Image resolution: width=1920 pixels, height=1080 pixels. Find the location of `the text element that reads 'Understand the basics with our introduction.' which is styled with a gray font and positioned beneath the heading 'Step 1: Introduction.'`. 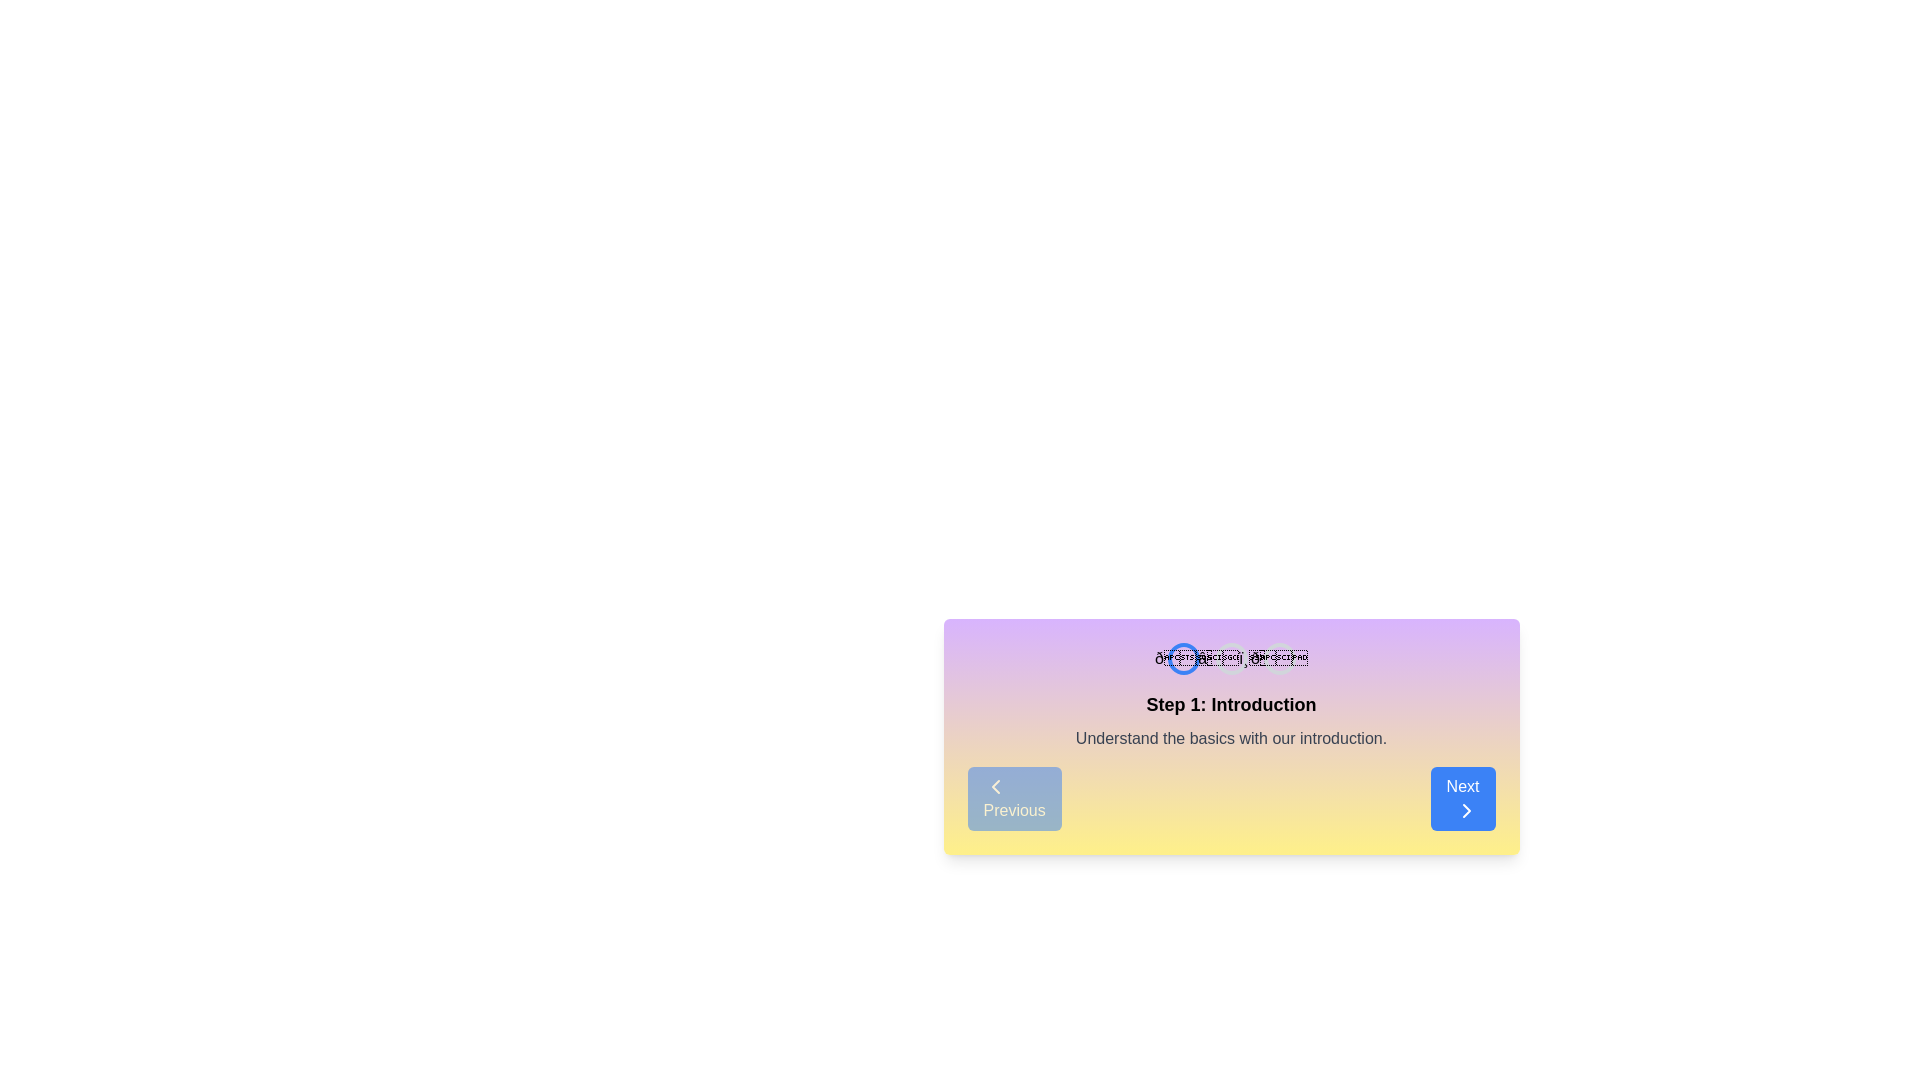

the text element that reads 'Understand the basics with our introduction.' which is styled with a gray font and positioned beneath the heading 'Step 1: Introduction.' is located at coordinates (1230, 739).